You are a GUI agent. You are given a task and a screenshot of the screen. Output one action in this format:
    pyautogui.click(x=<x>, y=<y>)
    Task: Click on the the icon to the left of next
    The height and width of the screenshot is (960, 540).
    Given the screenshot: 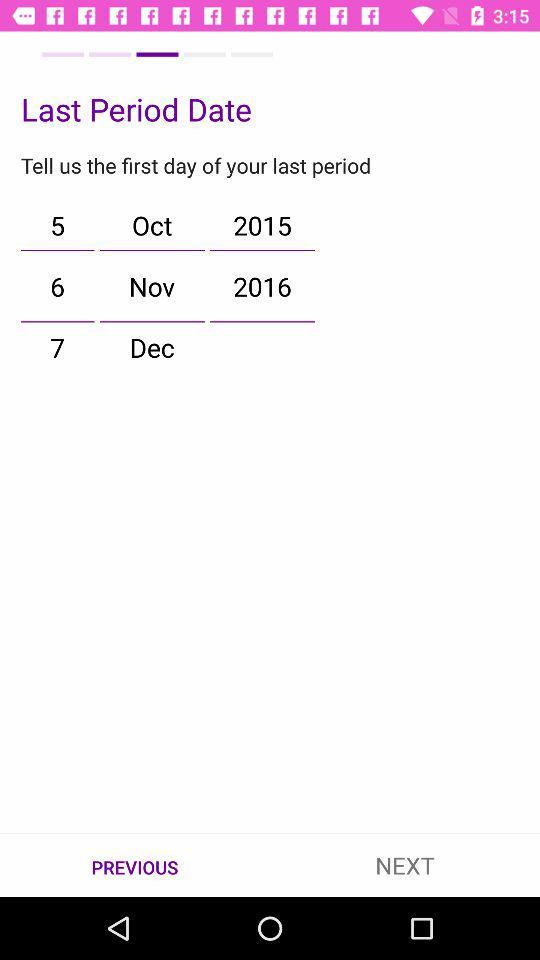 What is the action you would take?
    pyautogui.click(x=135, y=865)
    